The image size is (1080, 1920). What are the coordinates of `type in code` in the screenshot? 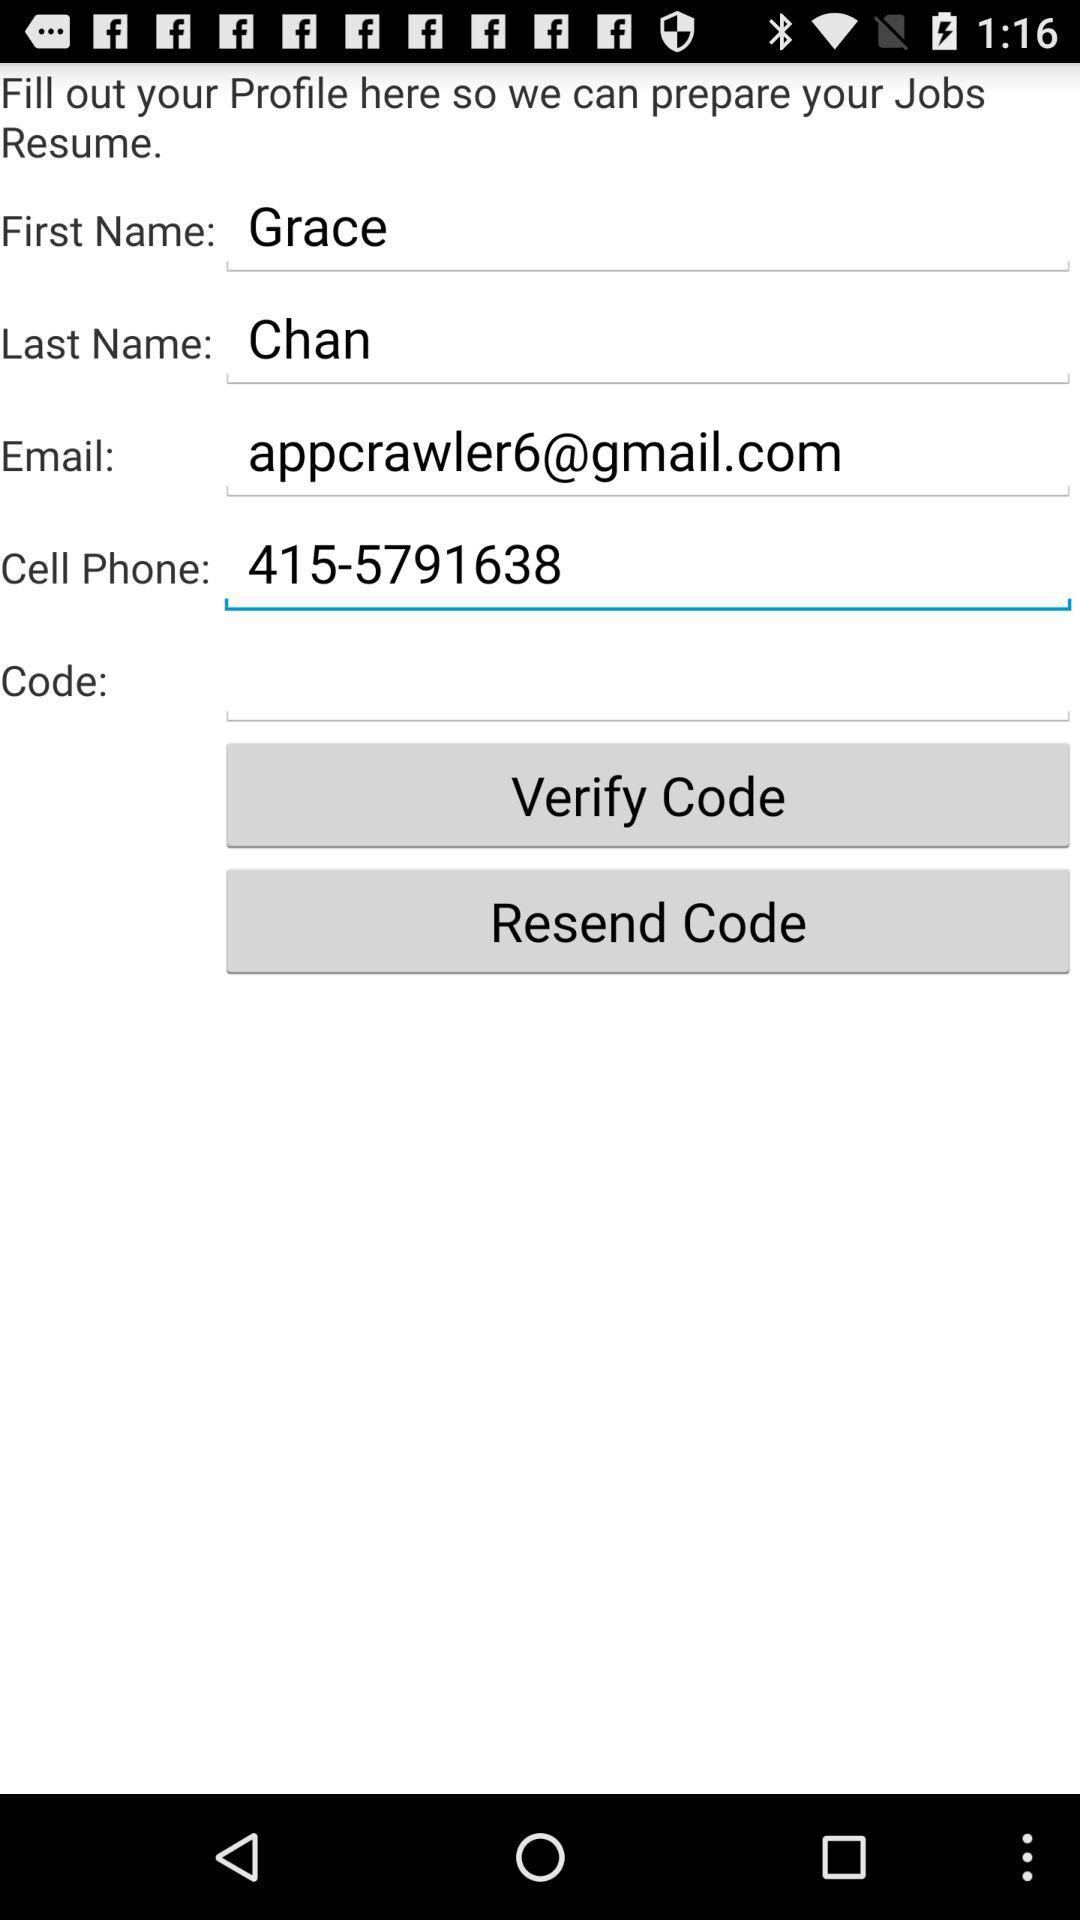 It's located at (648, 675).